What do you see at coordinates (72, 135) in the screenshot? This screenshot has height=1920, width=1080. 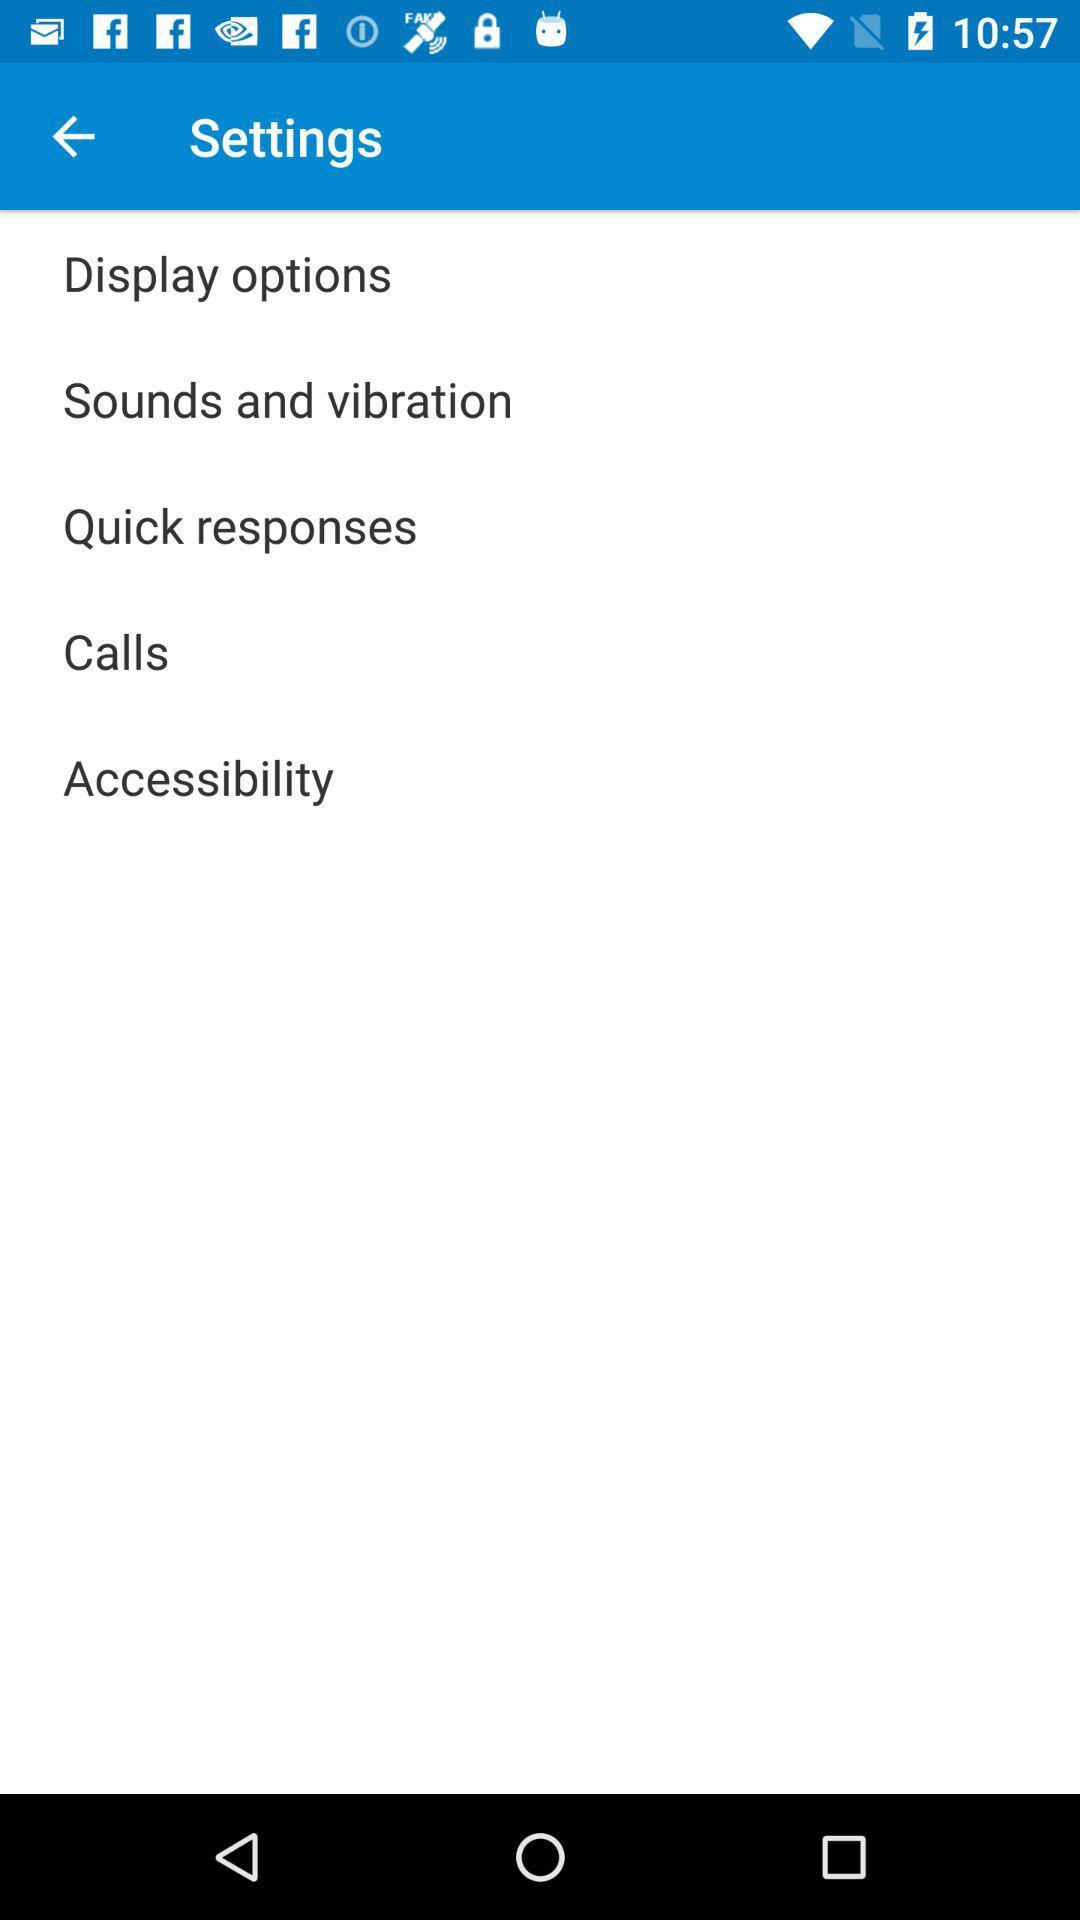 I see `icon above display options item` at bounding box center [72, 135].